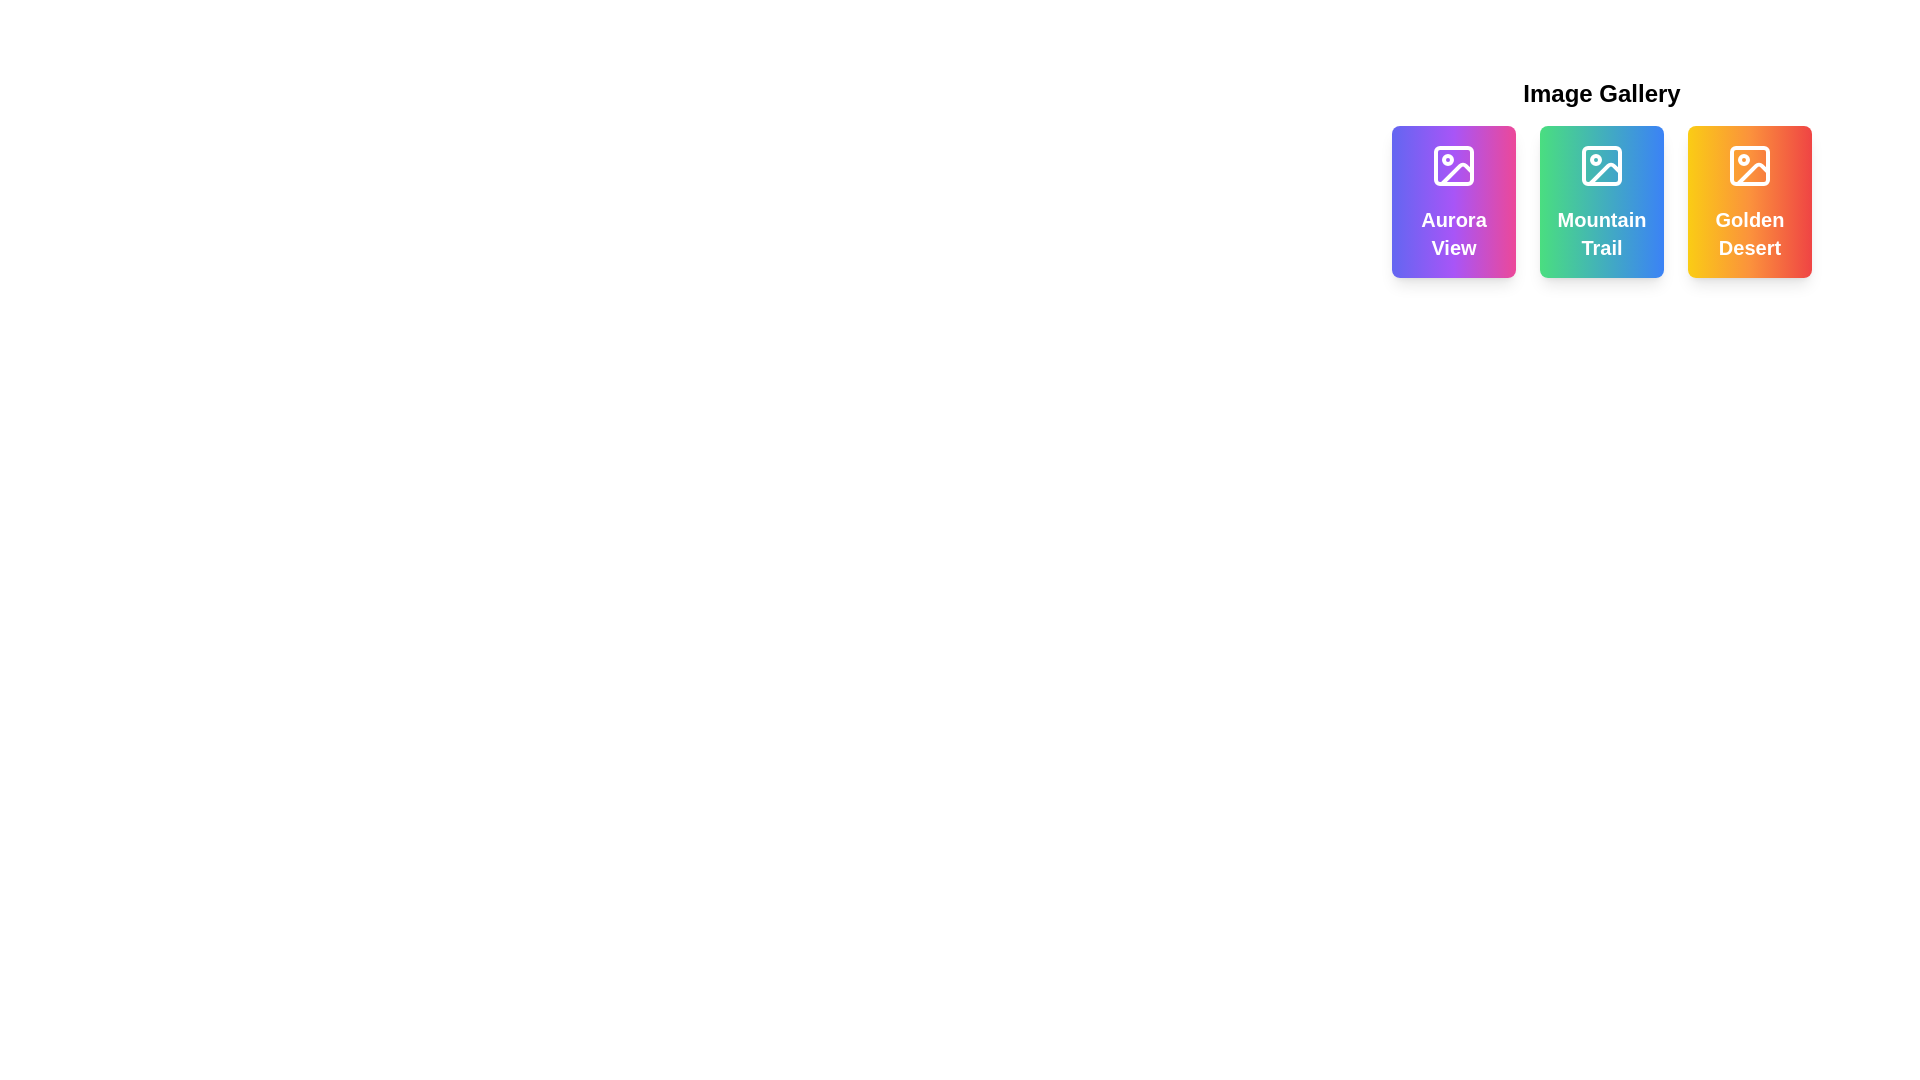 The image size is (1920, 1080). Describe the element at coordinates (1602, 164) in the screenshot. I see `the 'Mountain Trail' icon located at the top center of the middle card, which visually represents the 'Mountain Trail' option` at that location.